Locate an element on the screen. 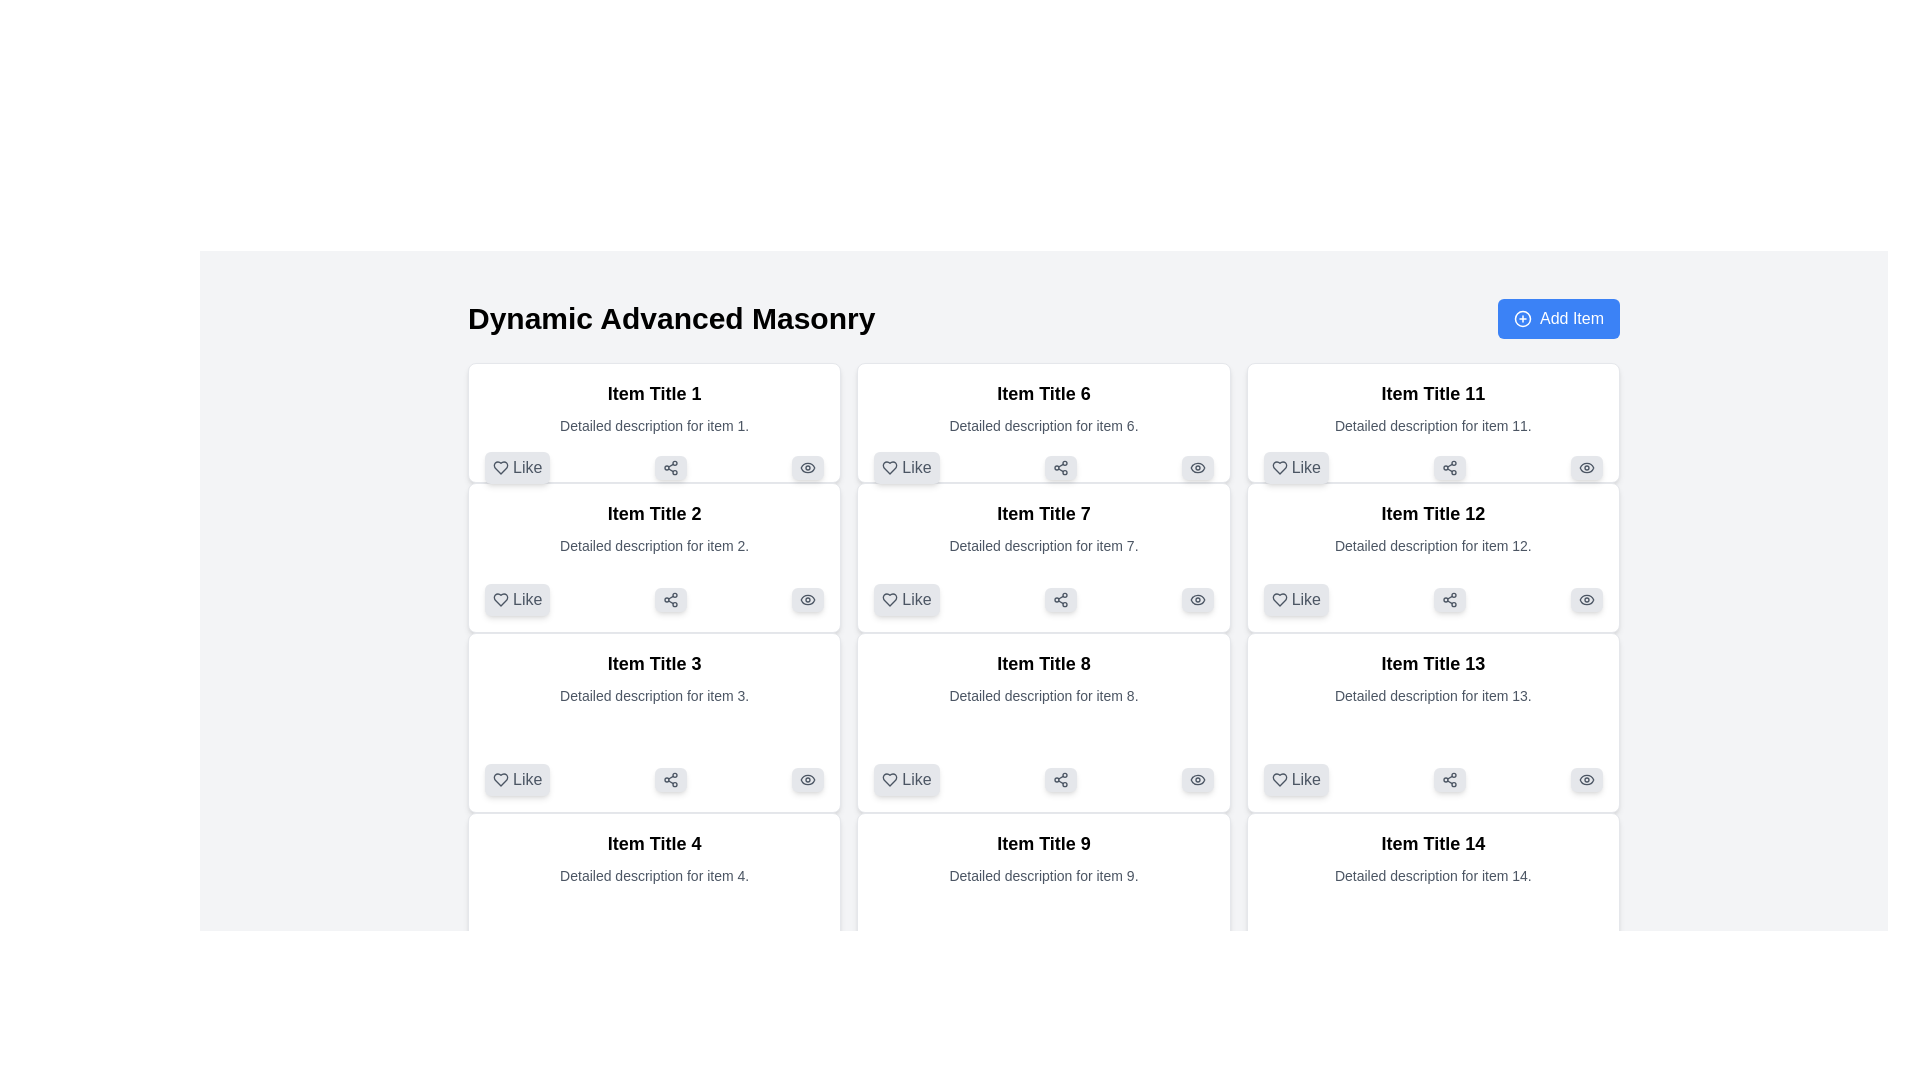  the 'Share' icon, which is a small interactive icon representing a network of three connected circles arranged in a triangular pattern, located within the card titled 'Item Title 7' is located at coordinates (1059, 599).